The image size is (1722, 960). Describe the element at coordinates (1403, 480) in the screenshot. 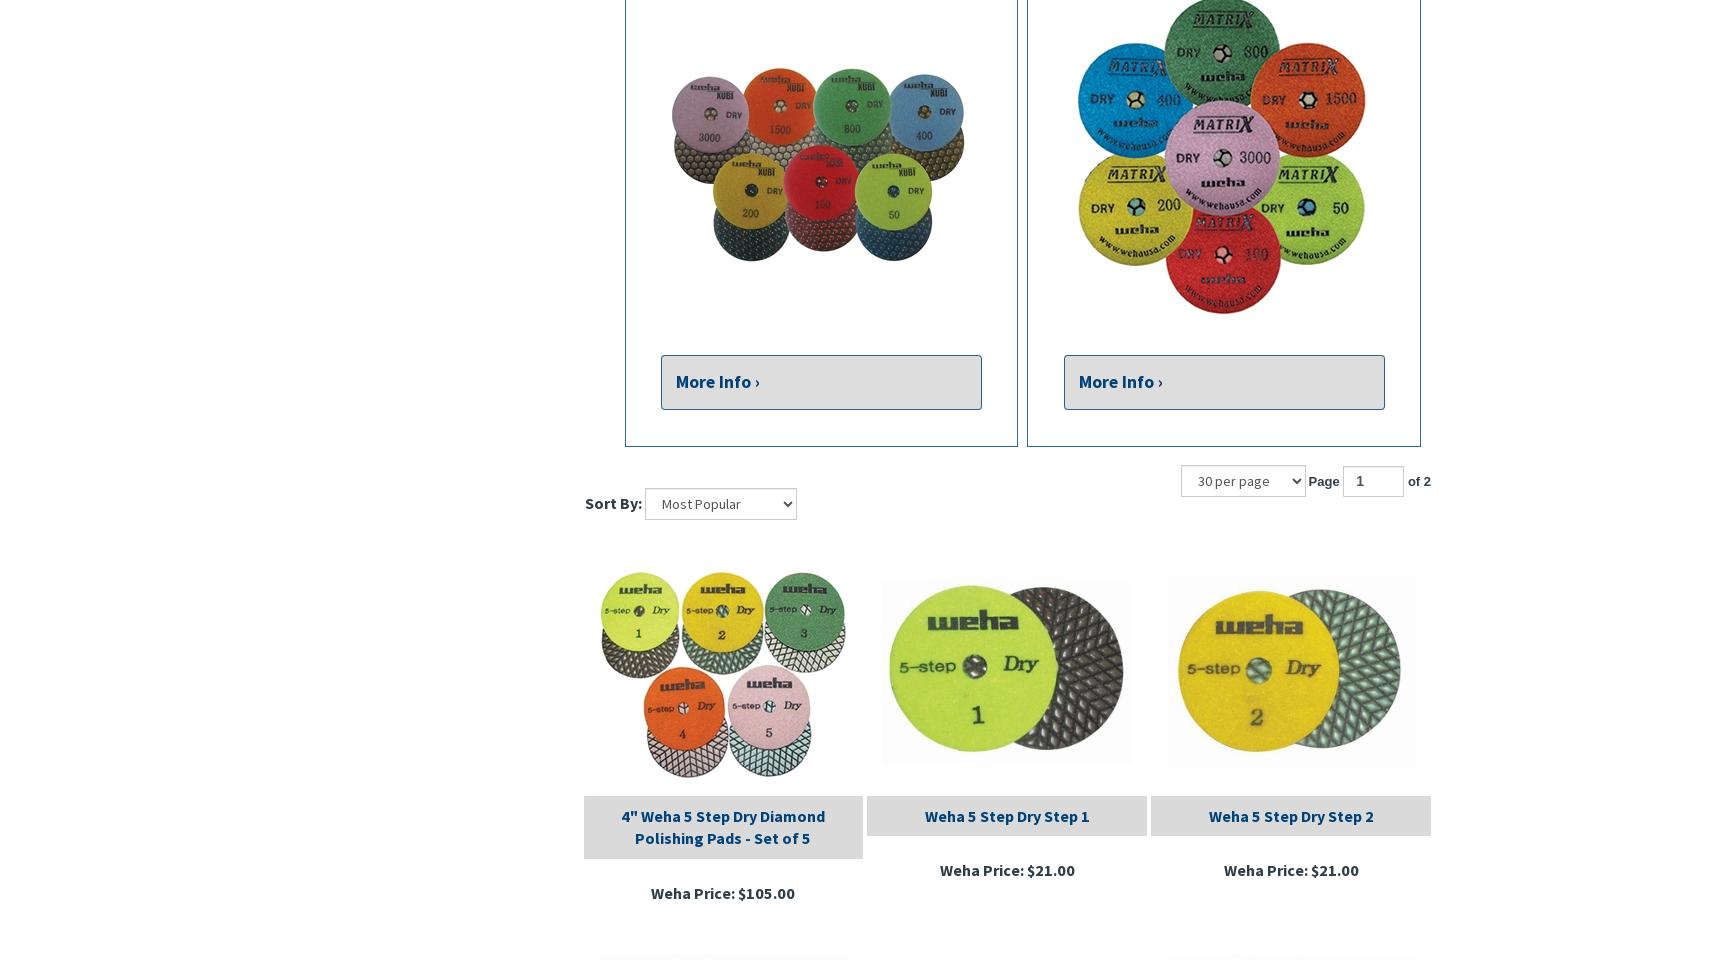

I see `'of 2'` at that location.